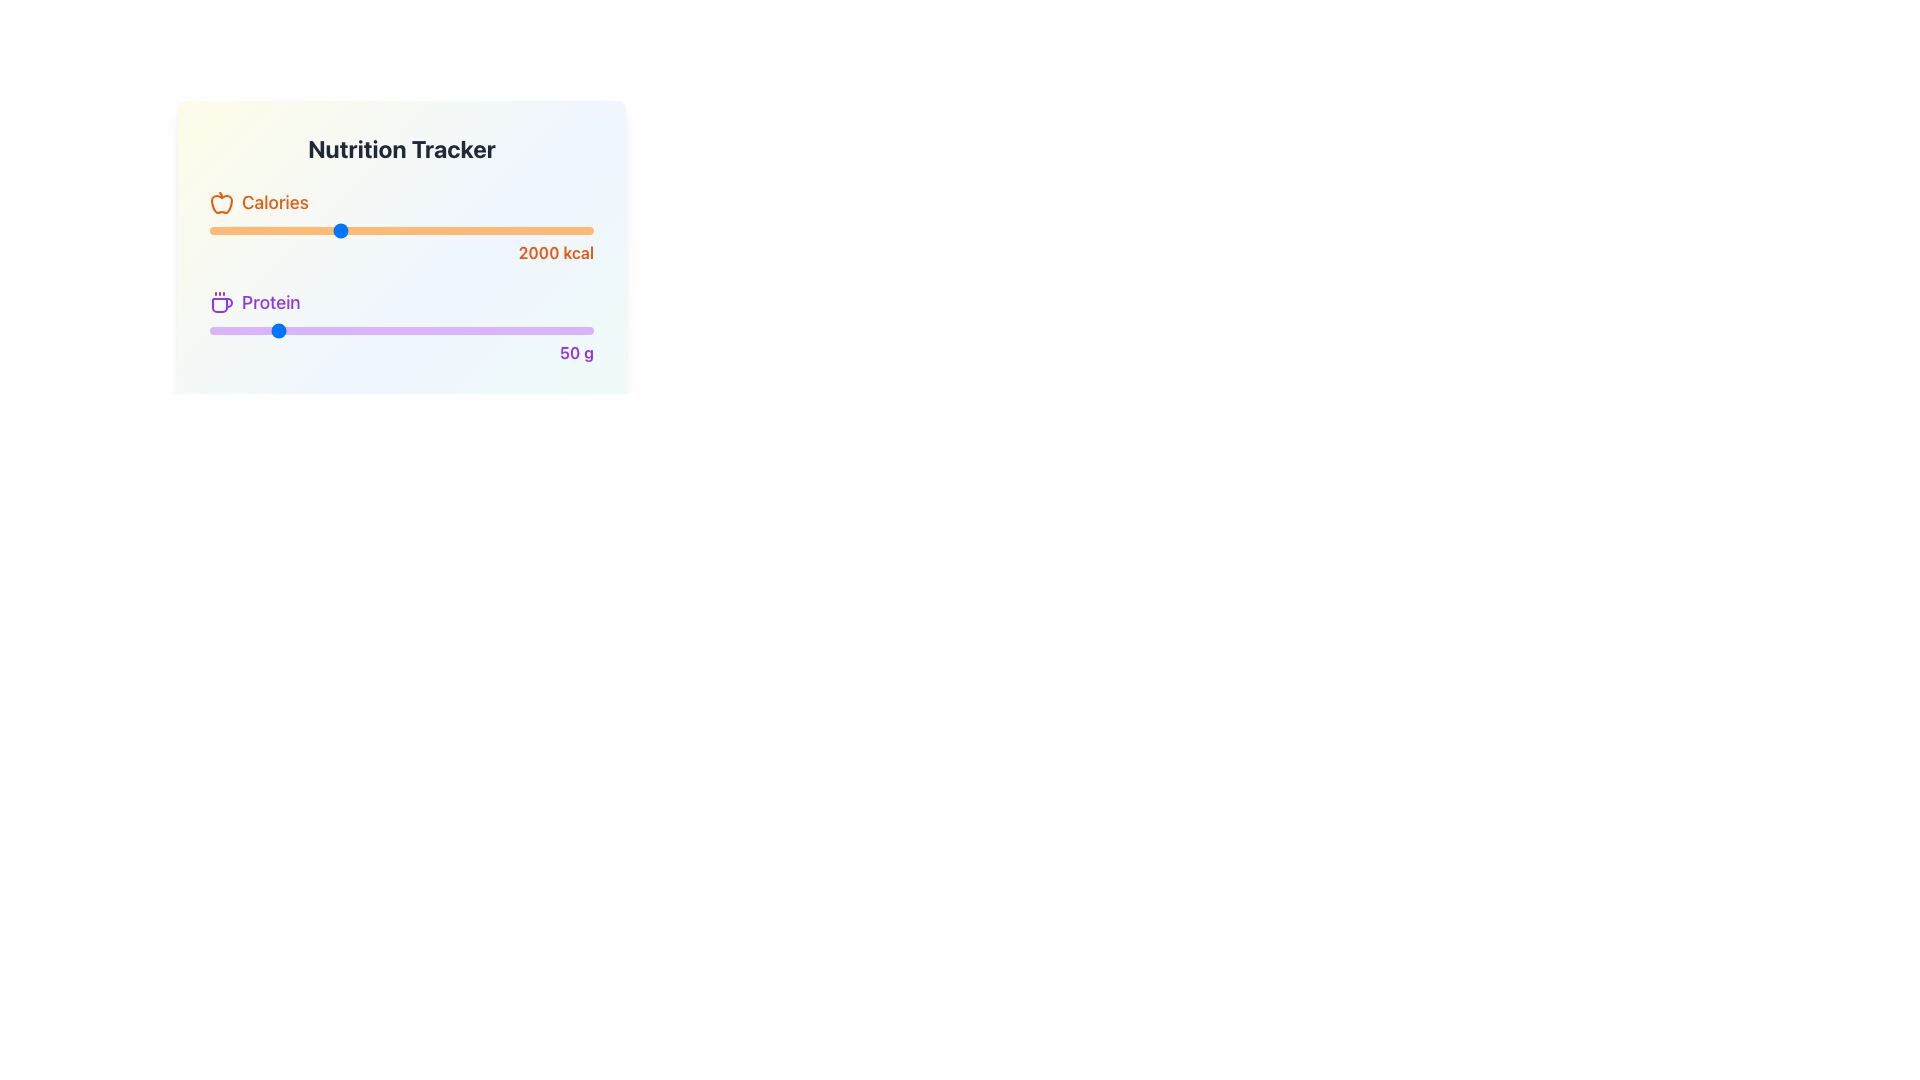 The width and height of the screenshot is (1920, 1080). Describe the element at coordinates (274, 203) in the screenshot. I see `the text label displaying 'Calories' in bold and large orange font, located to the right of an apple icon in the 'Nutrition Tracker' section` at that location.